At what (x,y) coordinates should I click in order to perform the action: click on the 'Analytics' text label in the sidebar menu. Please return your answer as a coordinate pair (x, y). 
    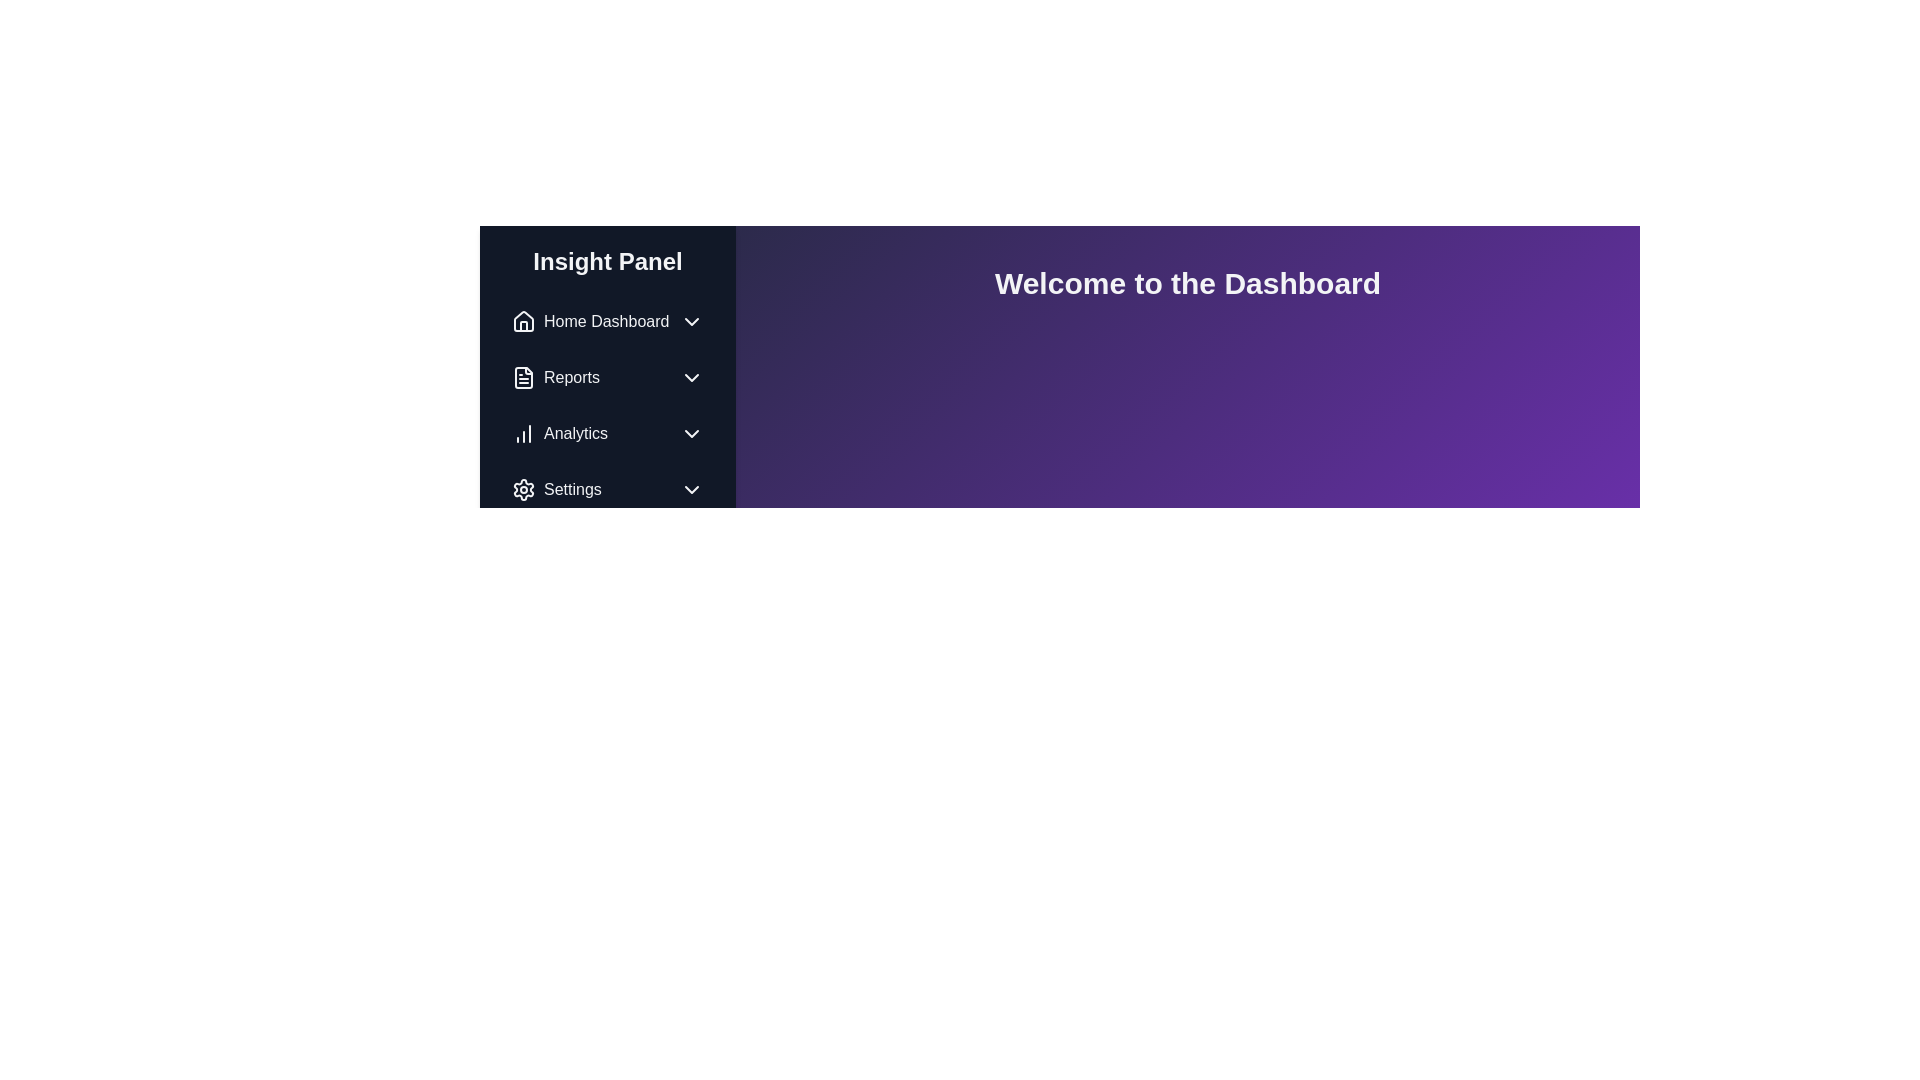
    Looking at the image, I should click on (575, 433).